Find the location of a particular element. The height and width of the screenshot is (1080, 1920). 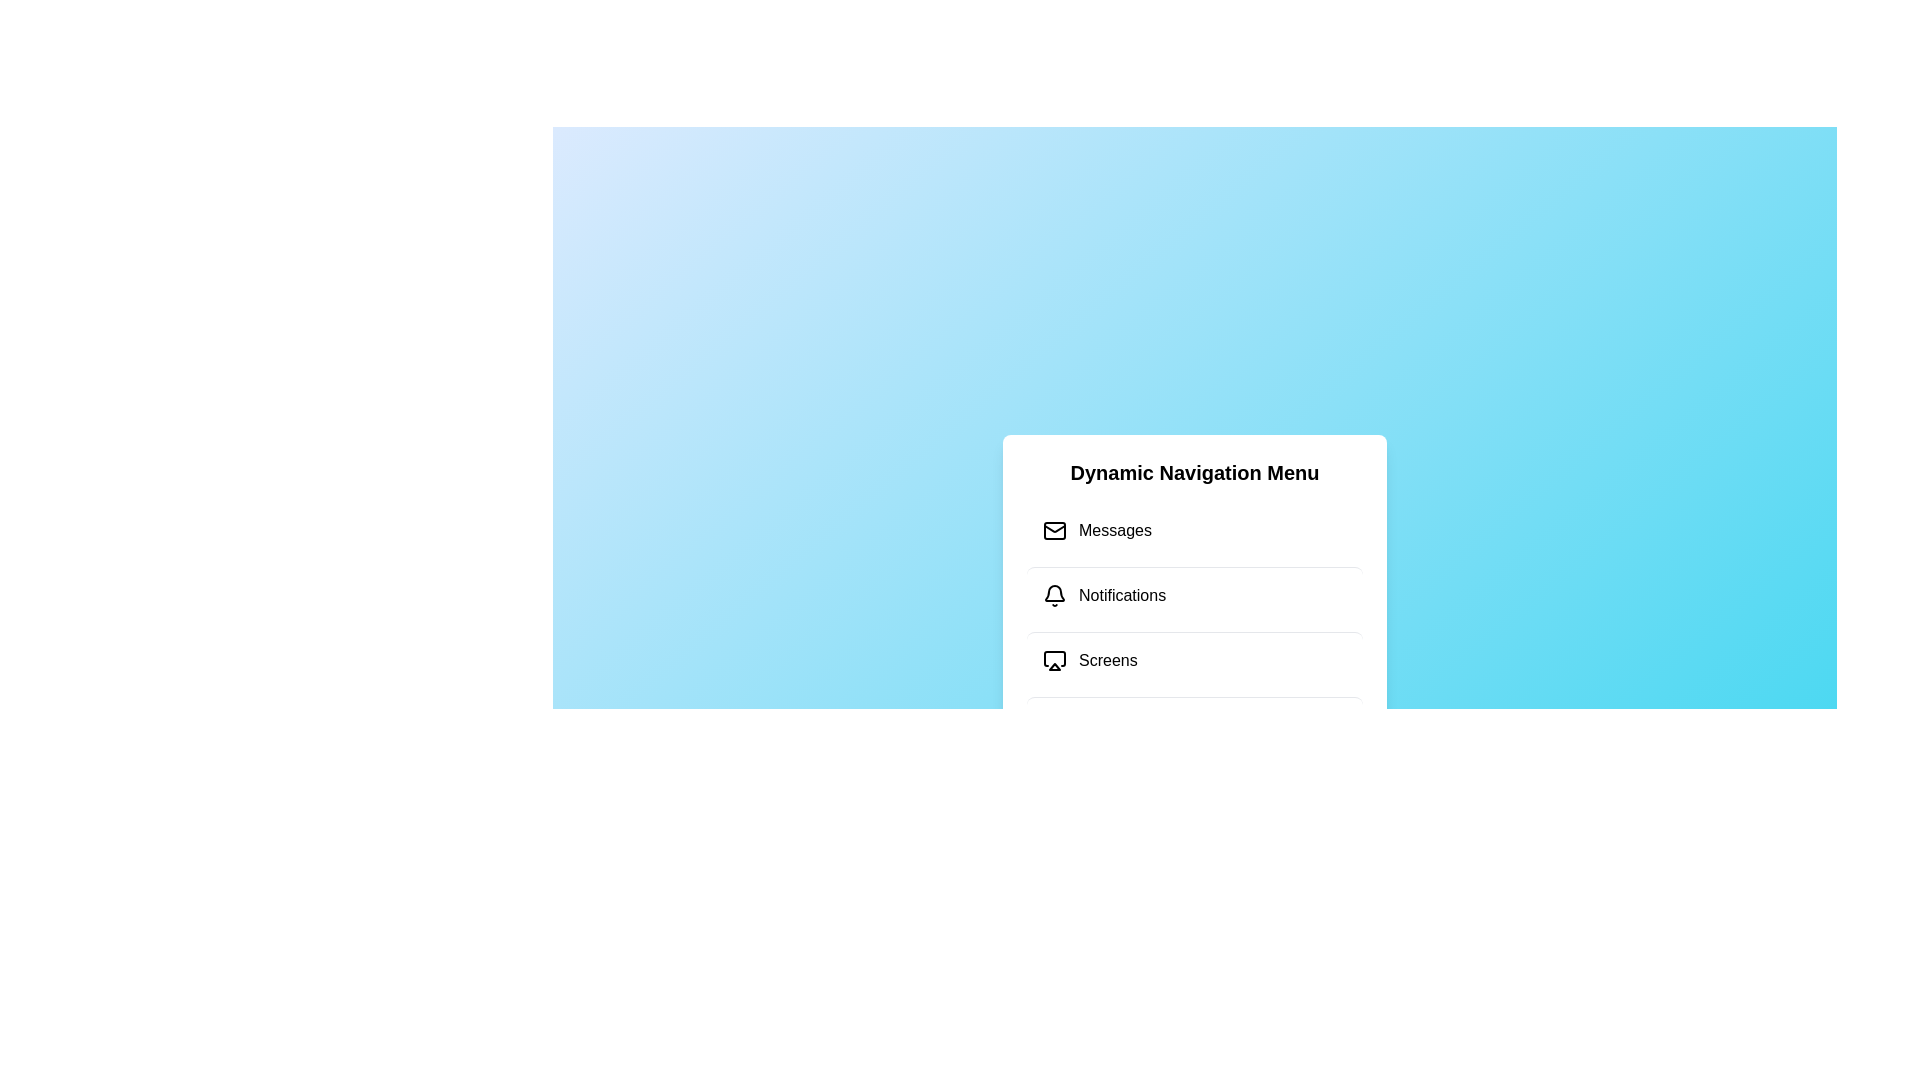

the menu item Screens by clicking on it is located at coordinates (1195, 660).